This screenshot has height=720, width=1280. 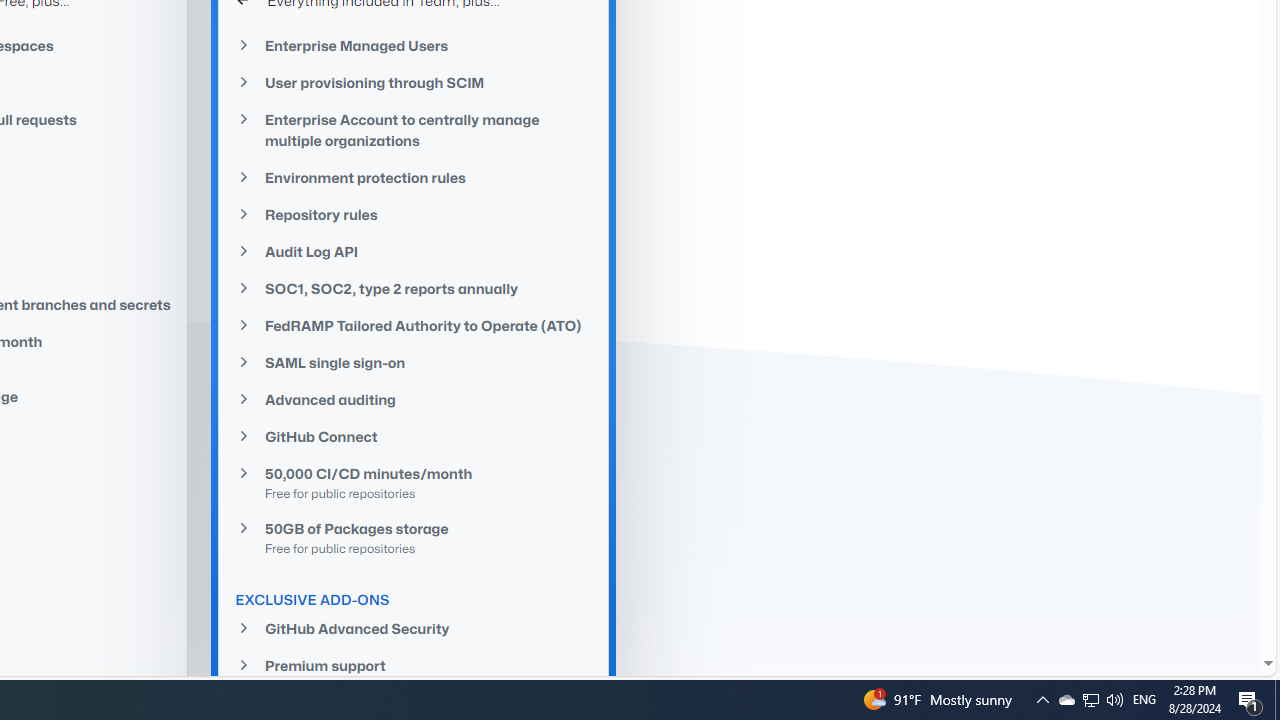 What do you see at coordinates (413, 82) in the screenshot?
I see `'User provisioning through SCIM'` at bounding box center [413, 82].